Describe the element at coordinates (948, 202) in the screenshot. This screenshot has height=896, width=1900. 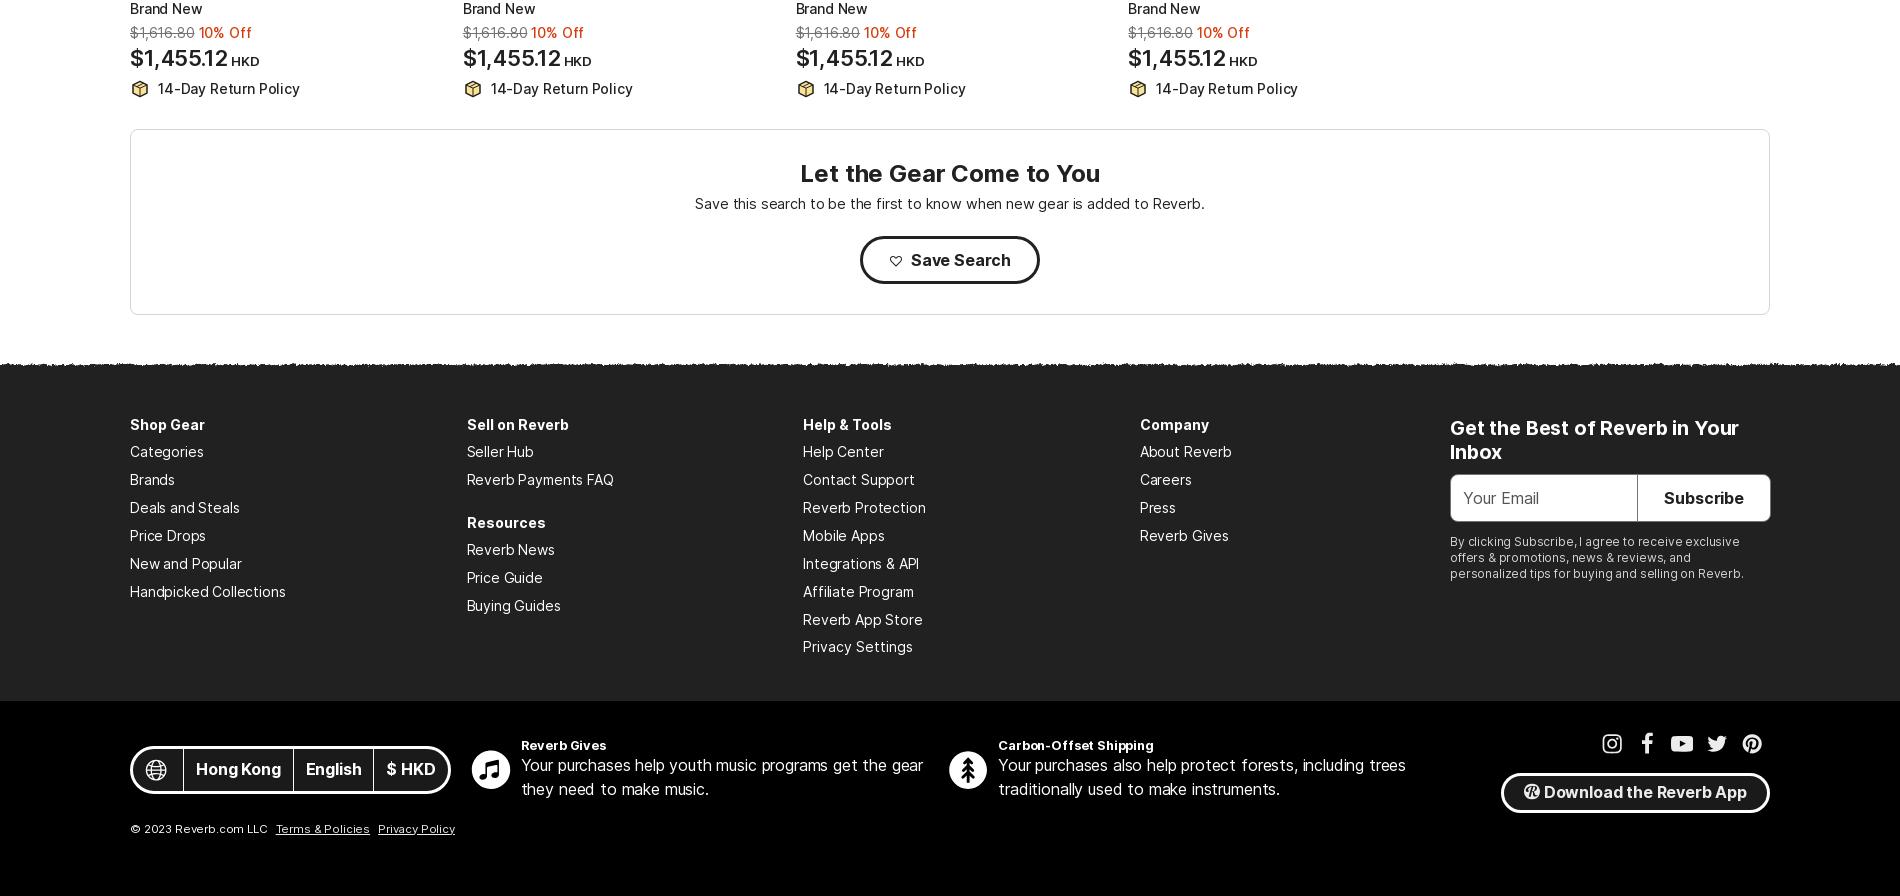
I see `'Save this search to be the first to know when new gear is added to Reverb.'` at that location.